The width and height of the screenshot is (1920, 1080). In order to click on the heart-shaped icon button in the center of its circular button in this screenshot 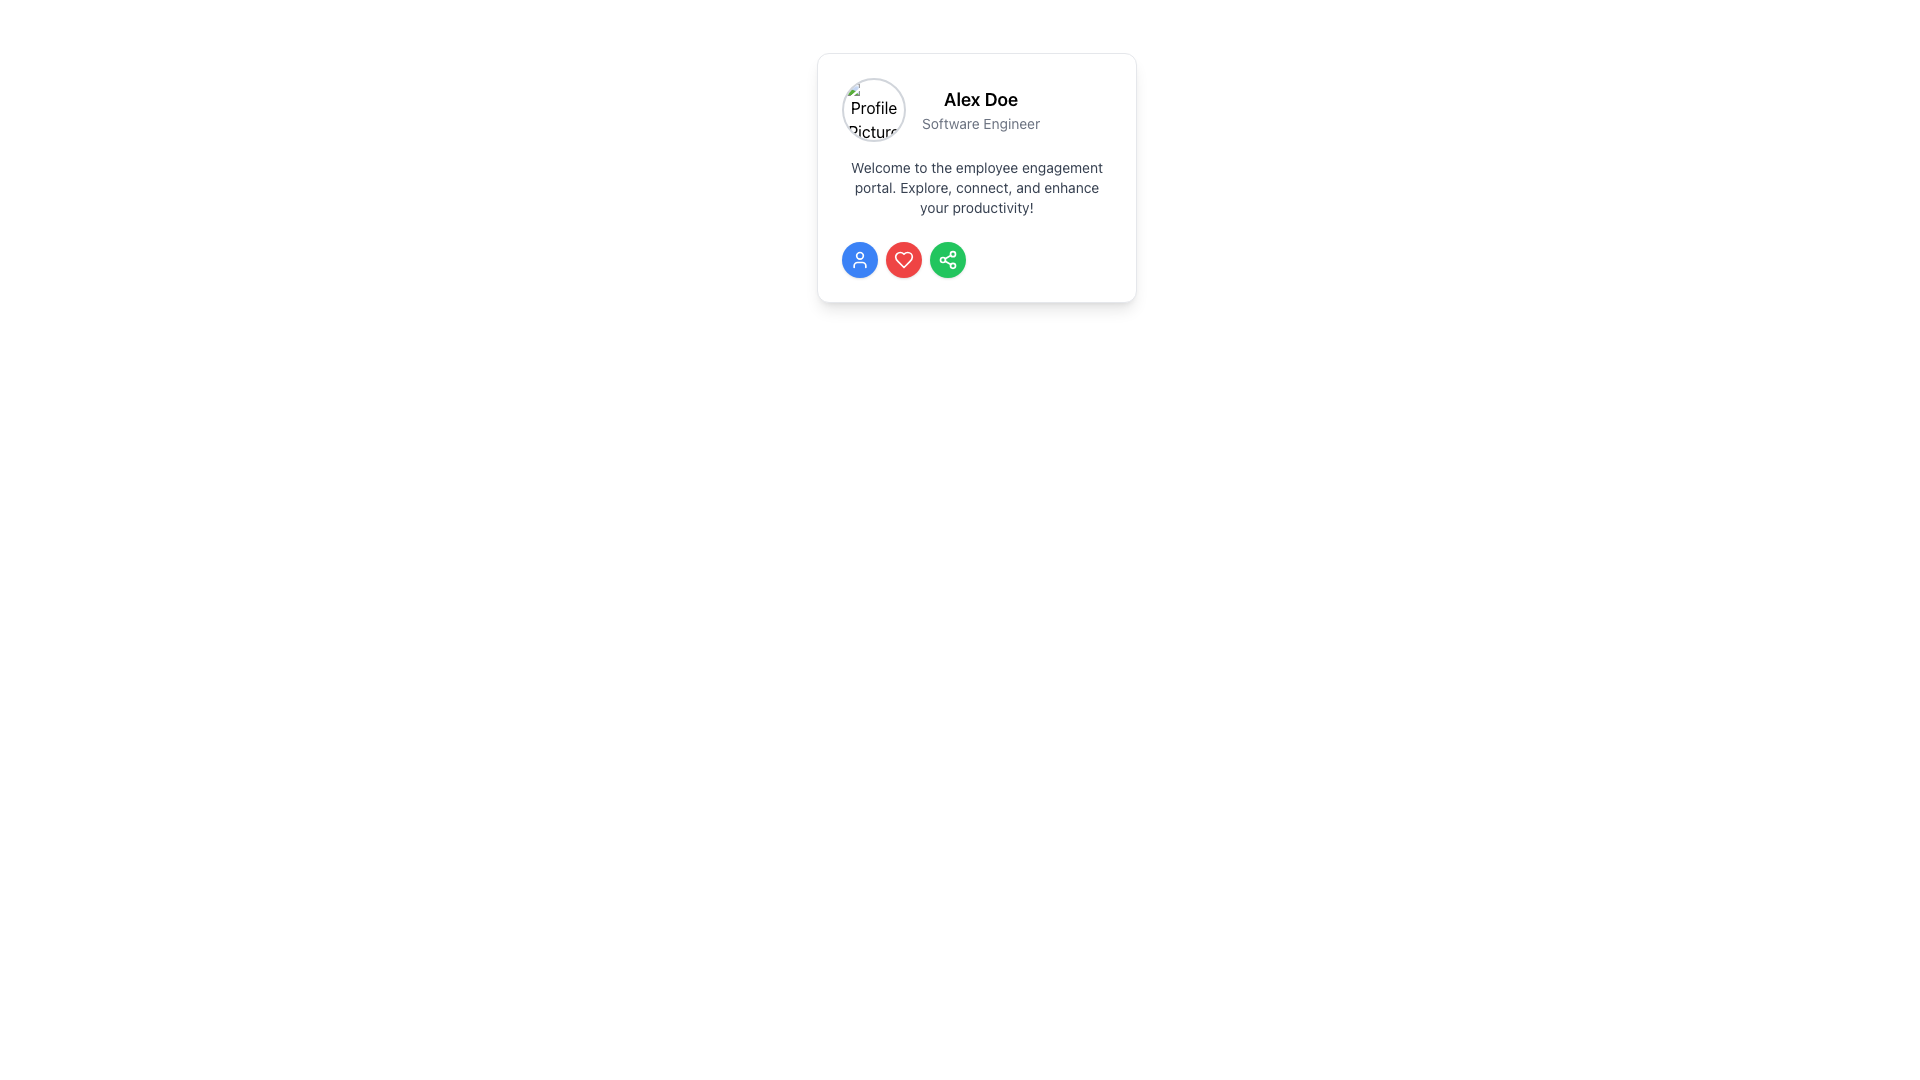, I will do `click(902, 258)`.